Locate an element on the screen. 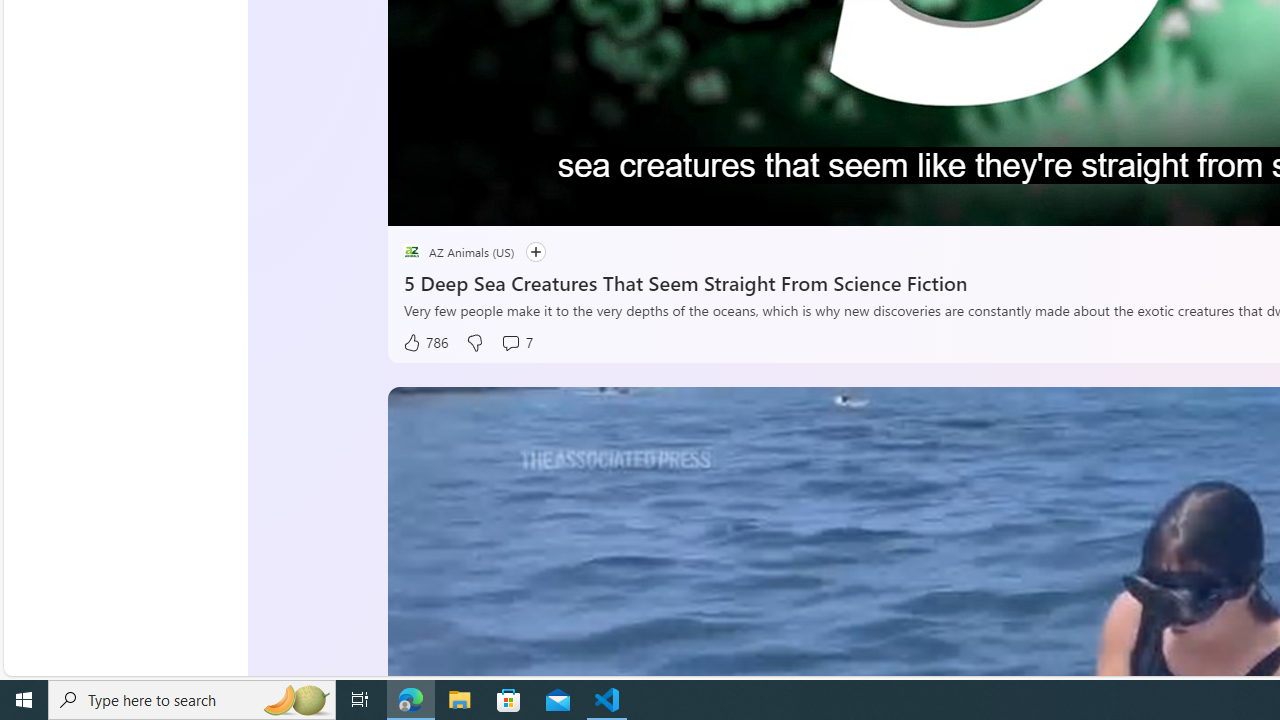 This screenshot has height=720, width=1280. '786 Like' is located at coordinates (424, 342).